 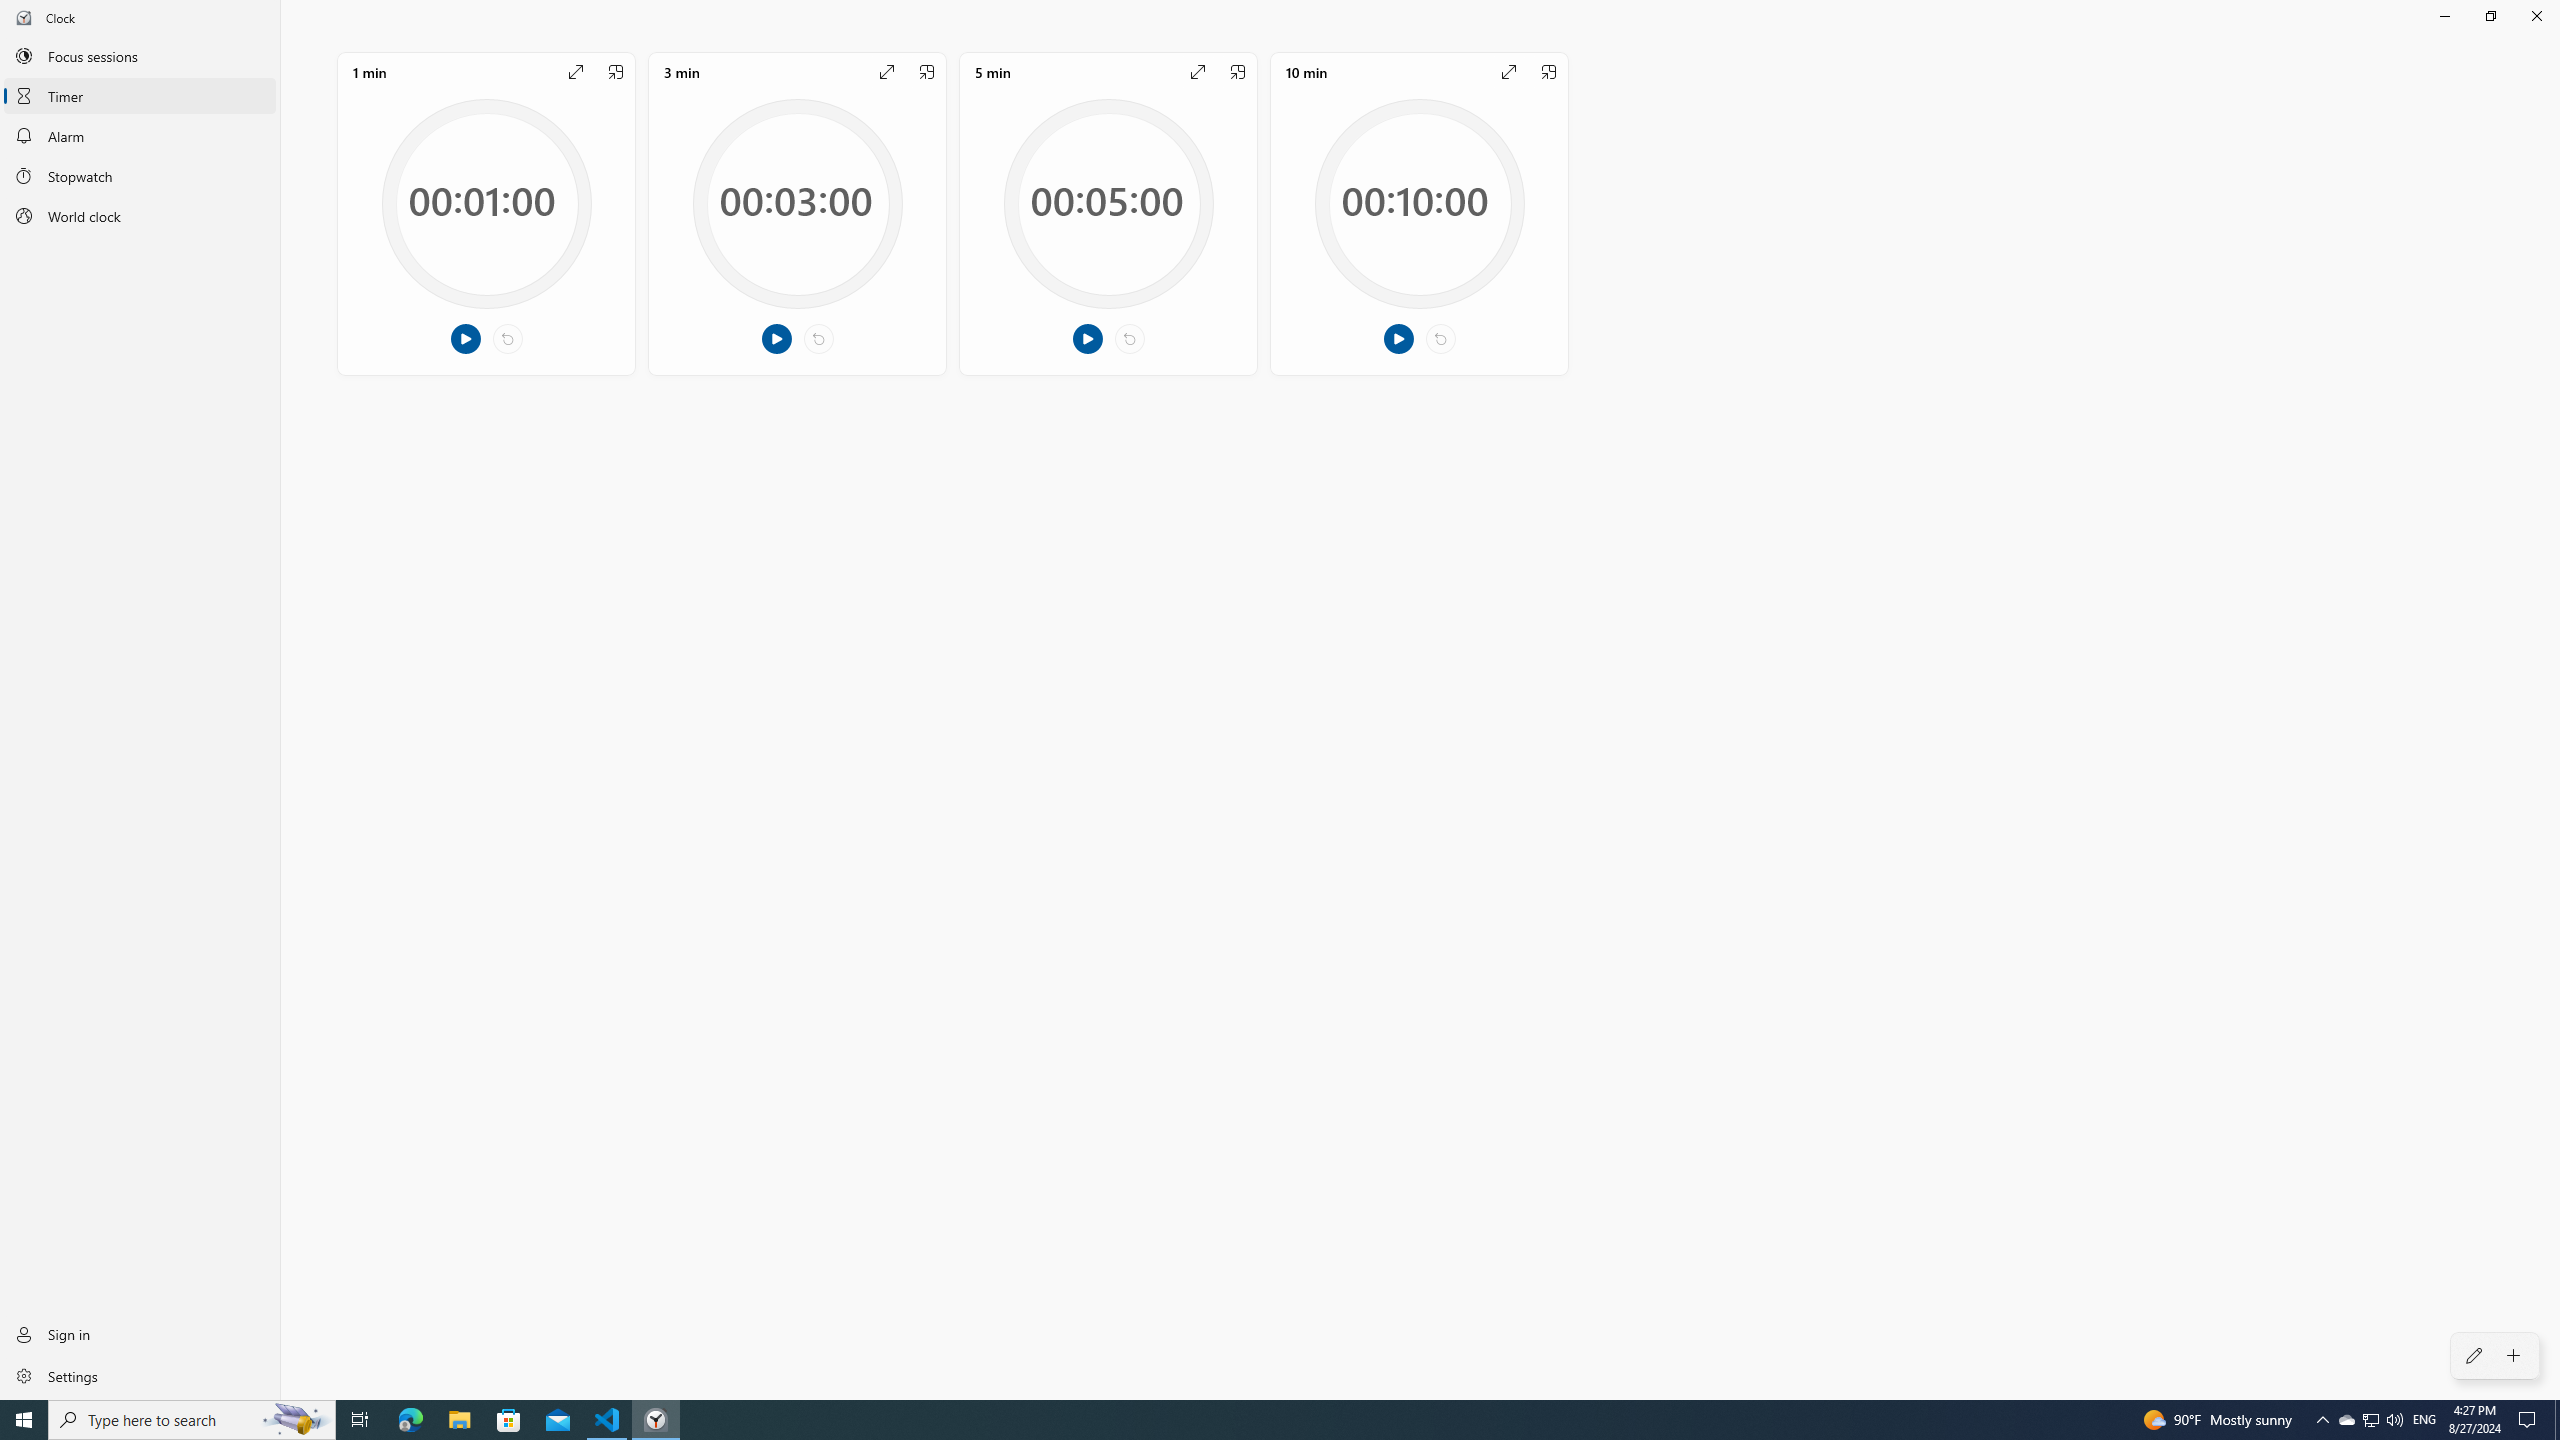 What do you see at coordinates (139, 176) in the screenshot?
I see `'Stopwatch'` at bounding box center [139, 176].